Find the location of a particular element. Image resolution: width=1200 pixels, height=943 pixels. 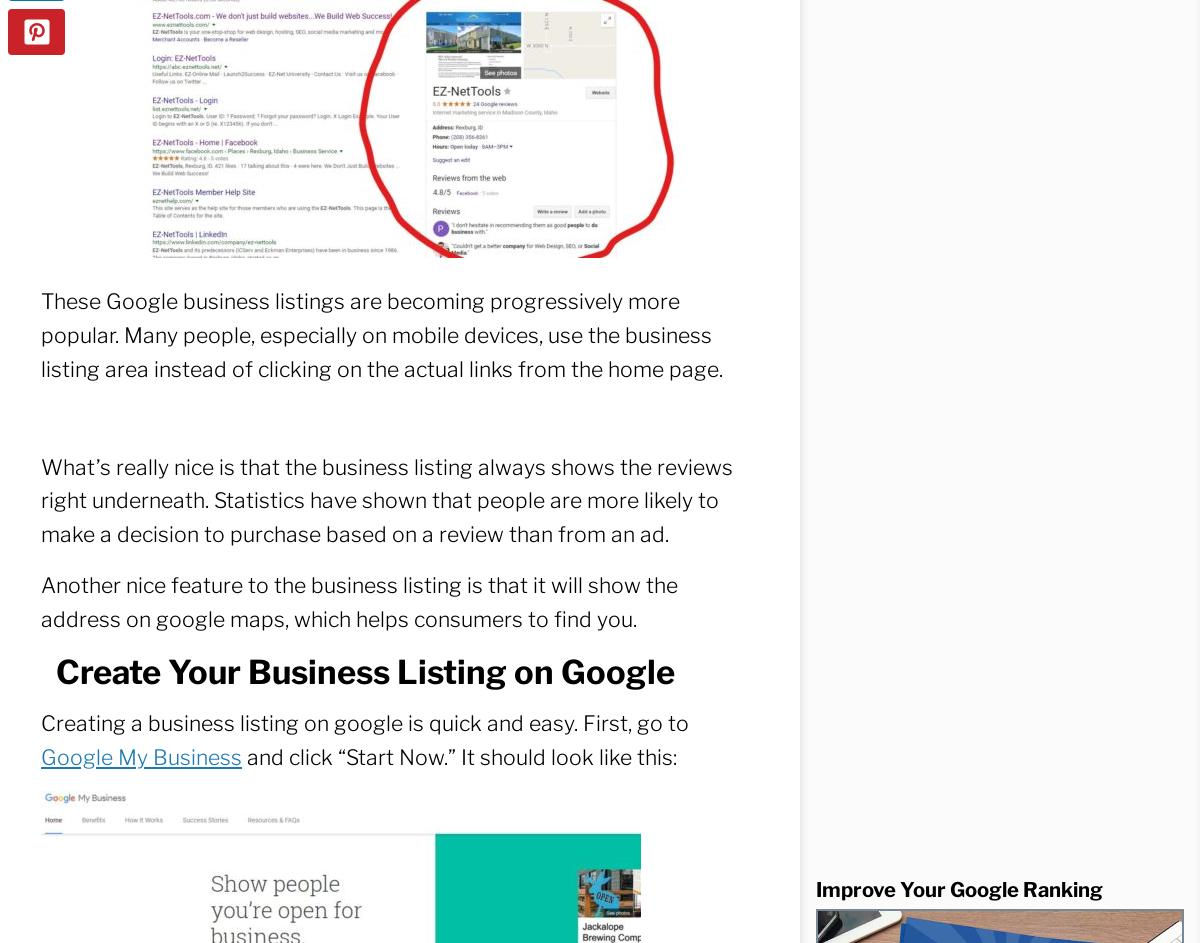

'By' is located at coordinates (924, 29).